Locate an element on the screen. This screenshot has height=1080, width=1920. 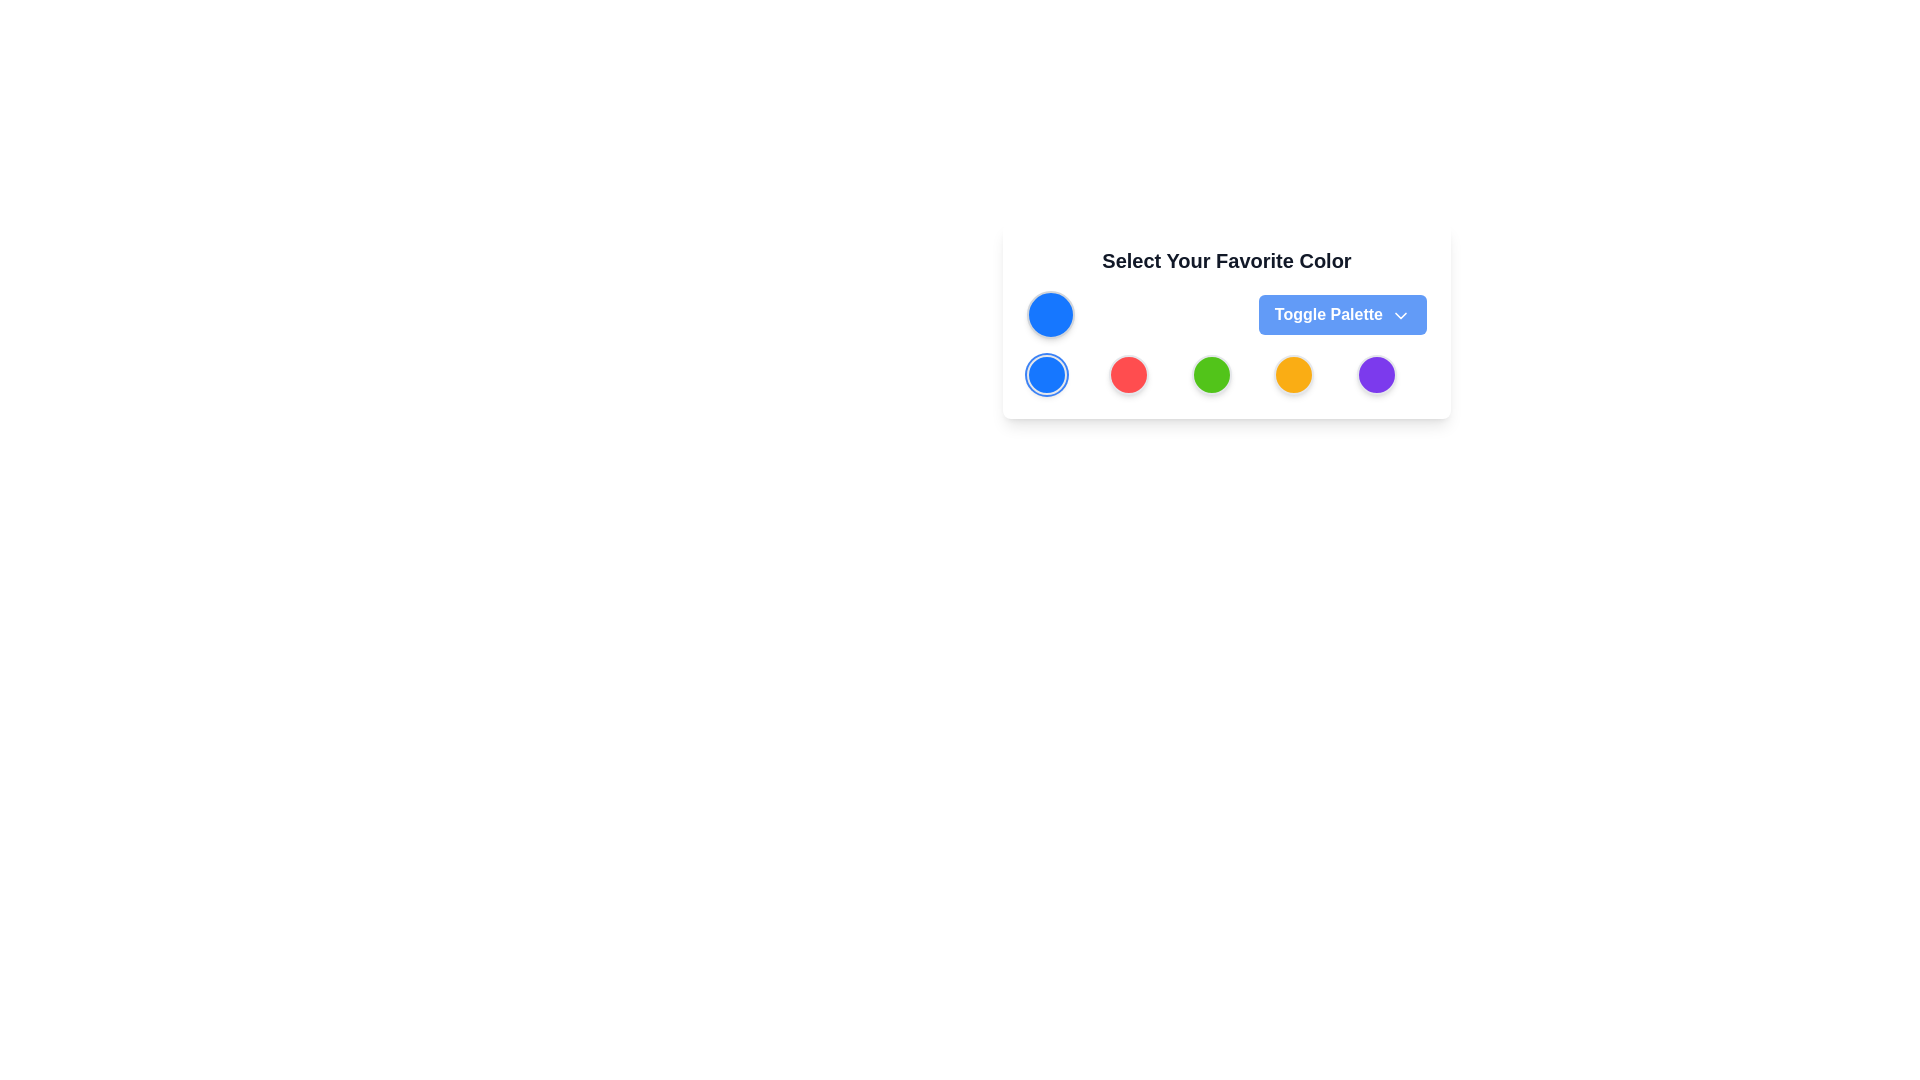
the fifth circular color selection button is located at coordinates (1375, 374).